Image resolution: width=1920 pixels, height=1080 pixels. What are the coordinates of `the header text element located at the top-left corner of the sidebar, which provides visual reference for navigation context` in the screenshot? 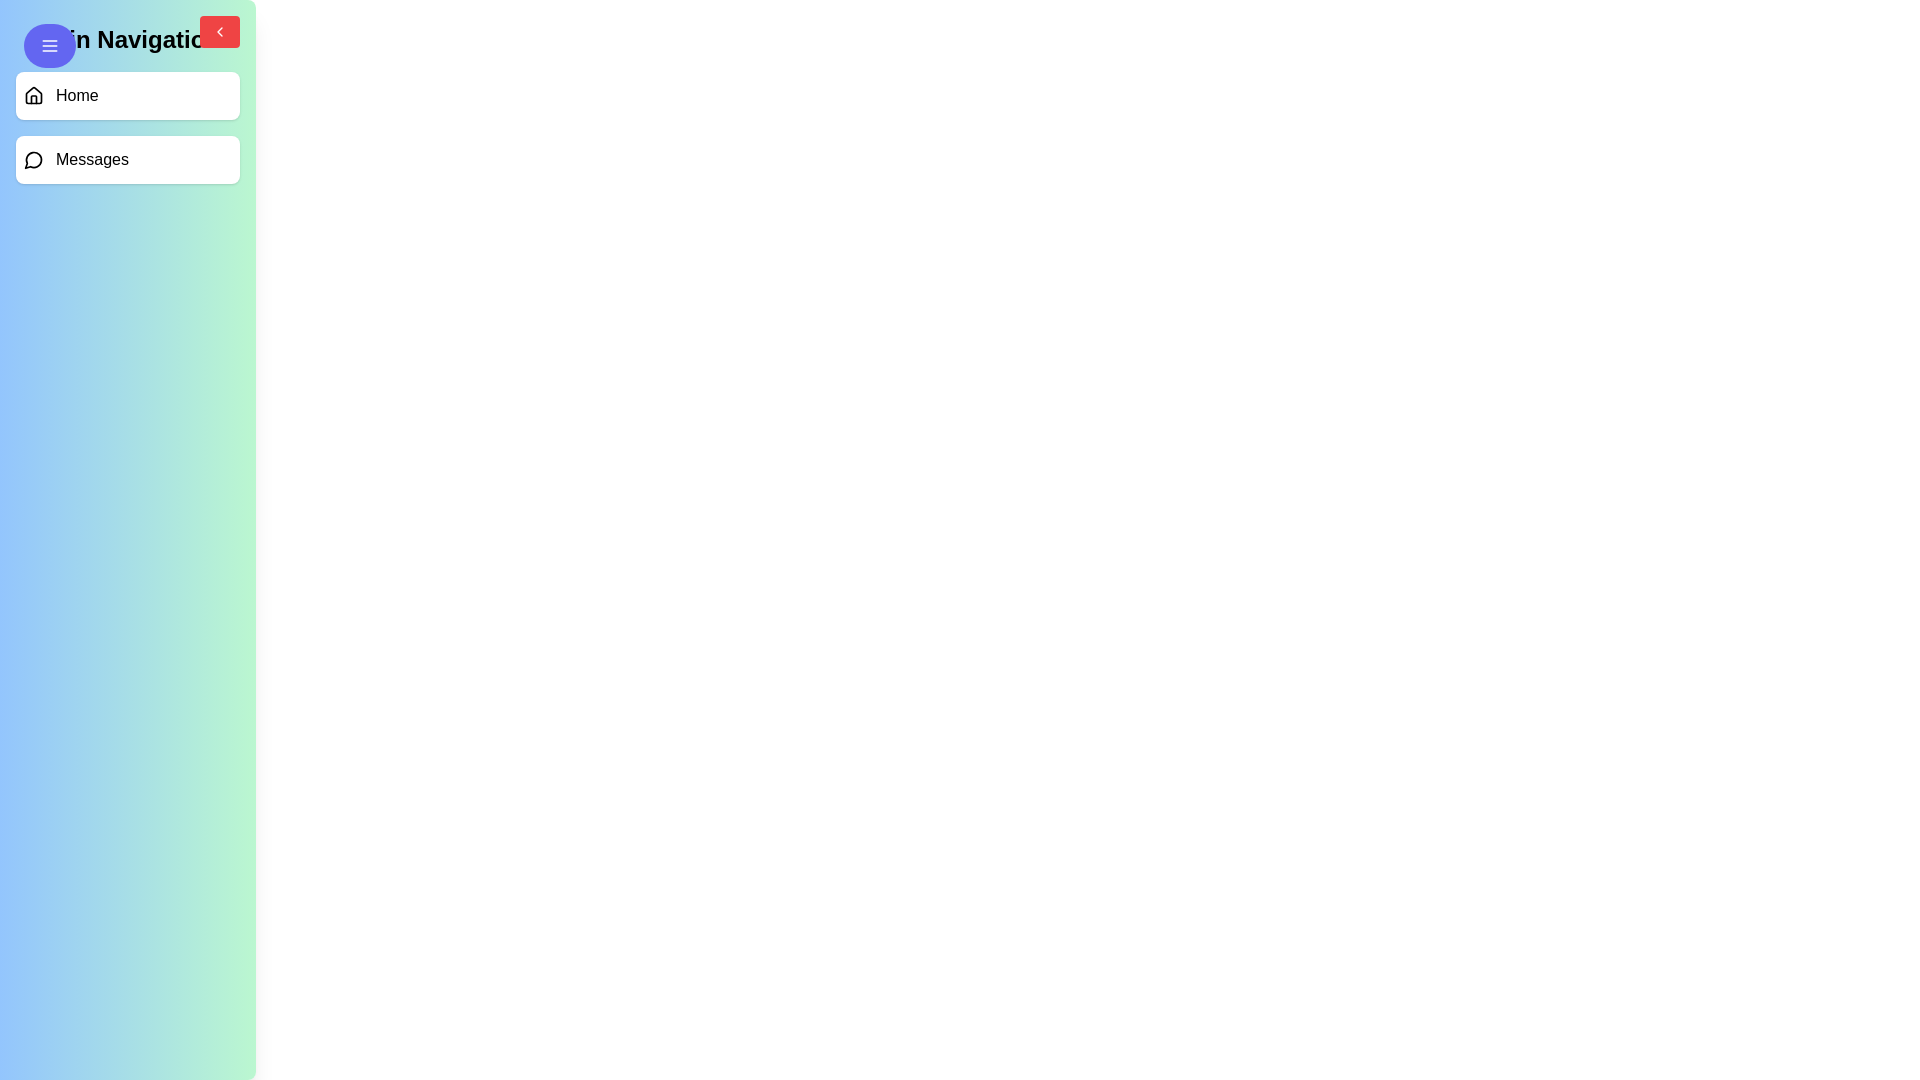 It's located at (127, 39).